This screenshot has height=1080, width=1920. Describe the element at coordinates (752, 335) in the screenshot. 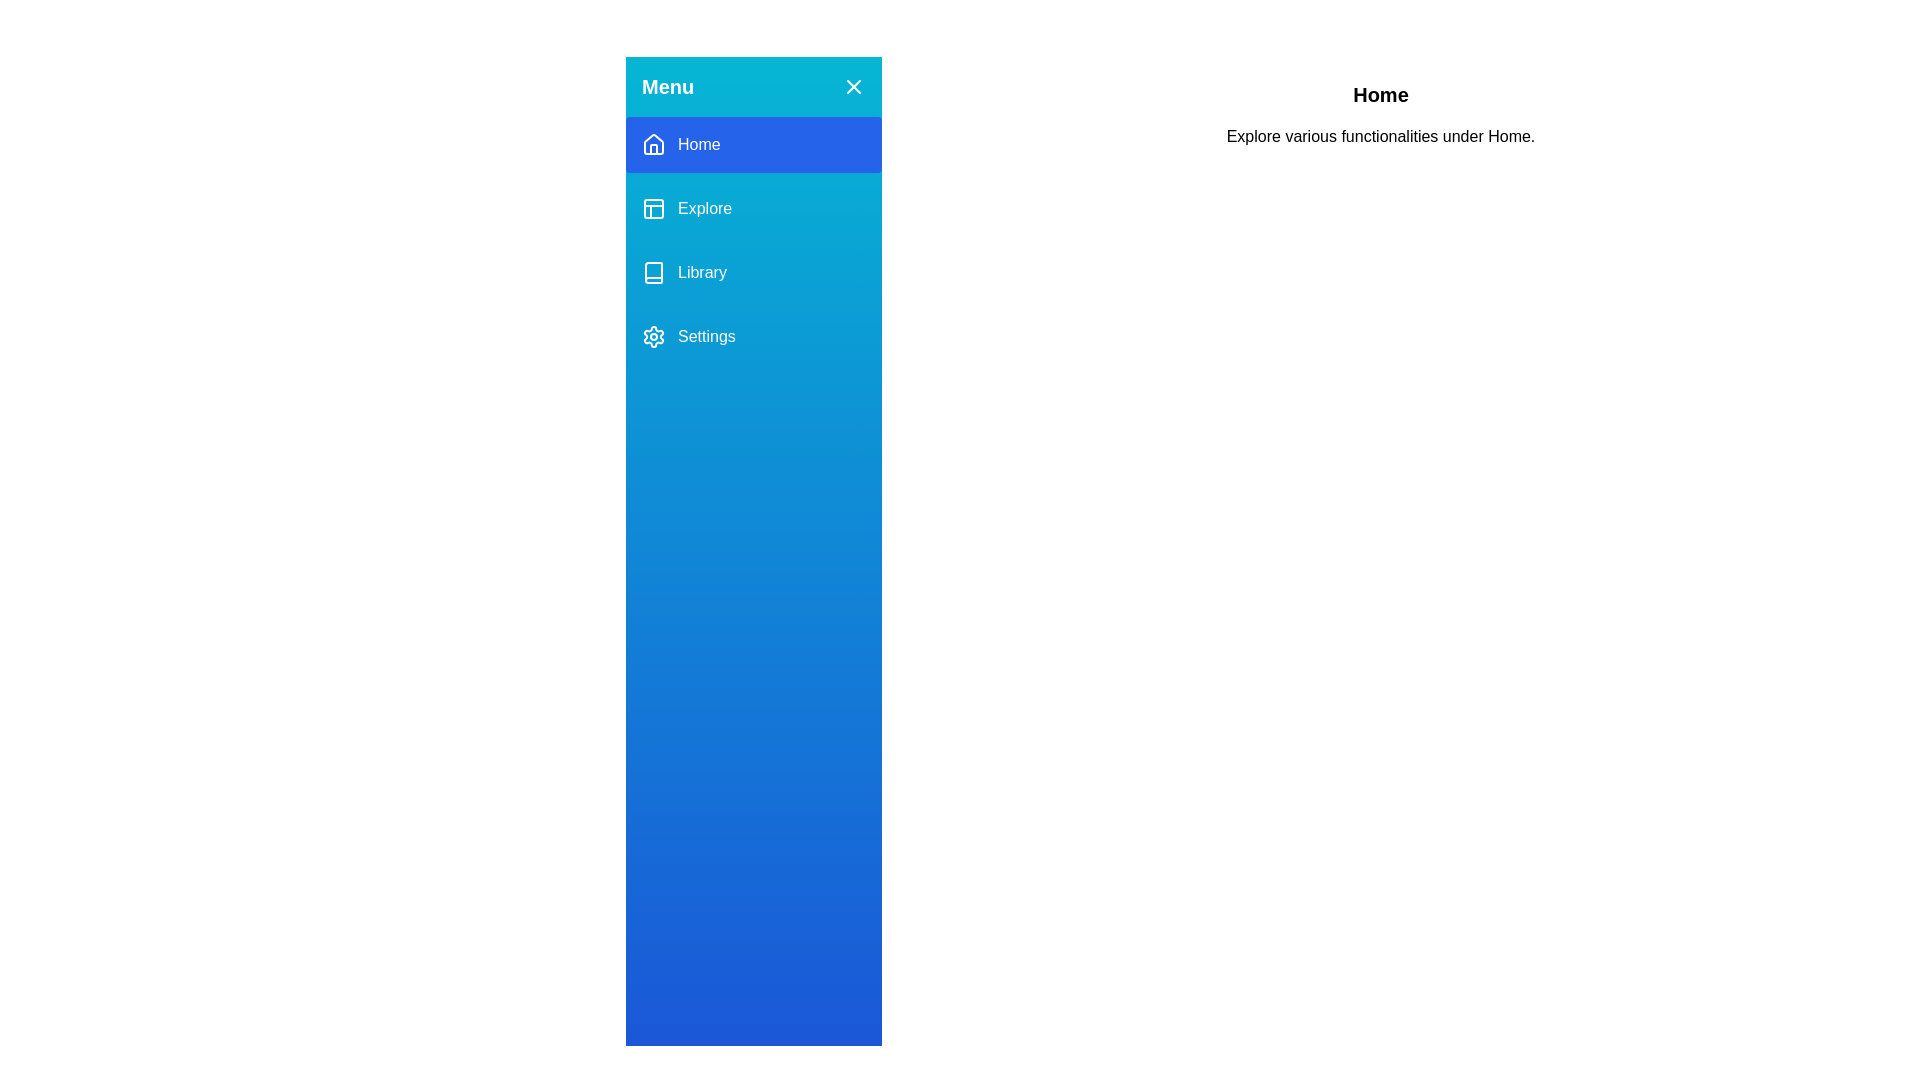

I see `the Settings section from the menu` at that location.